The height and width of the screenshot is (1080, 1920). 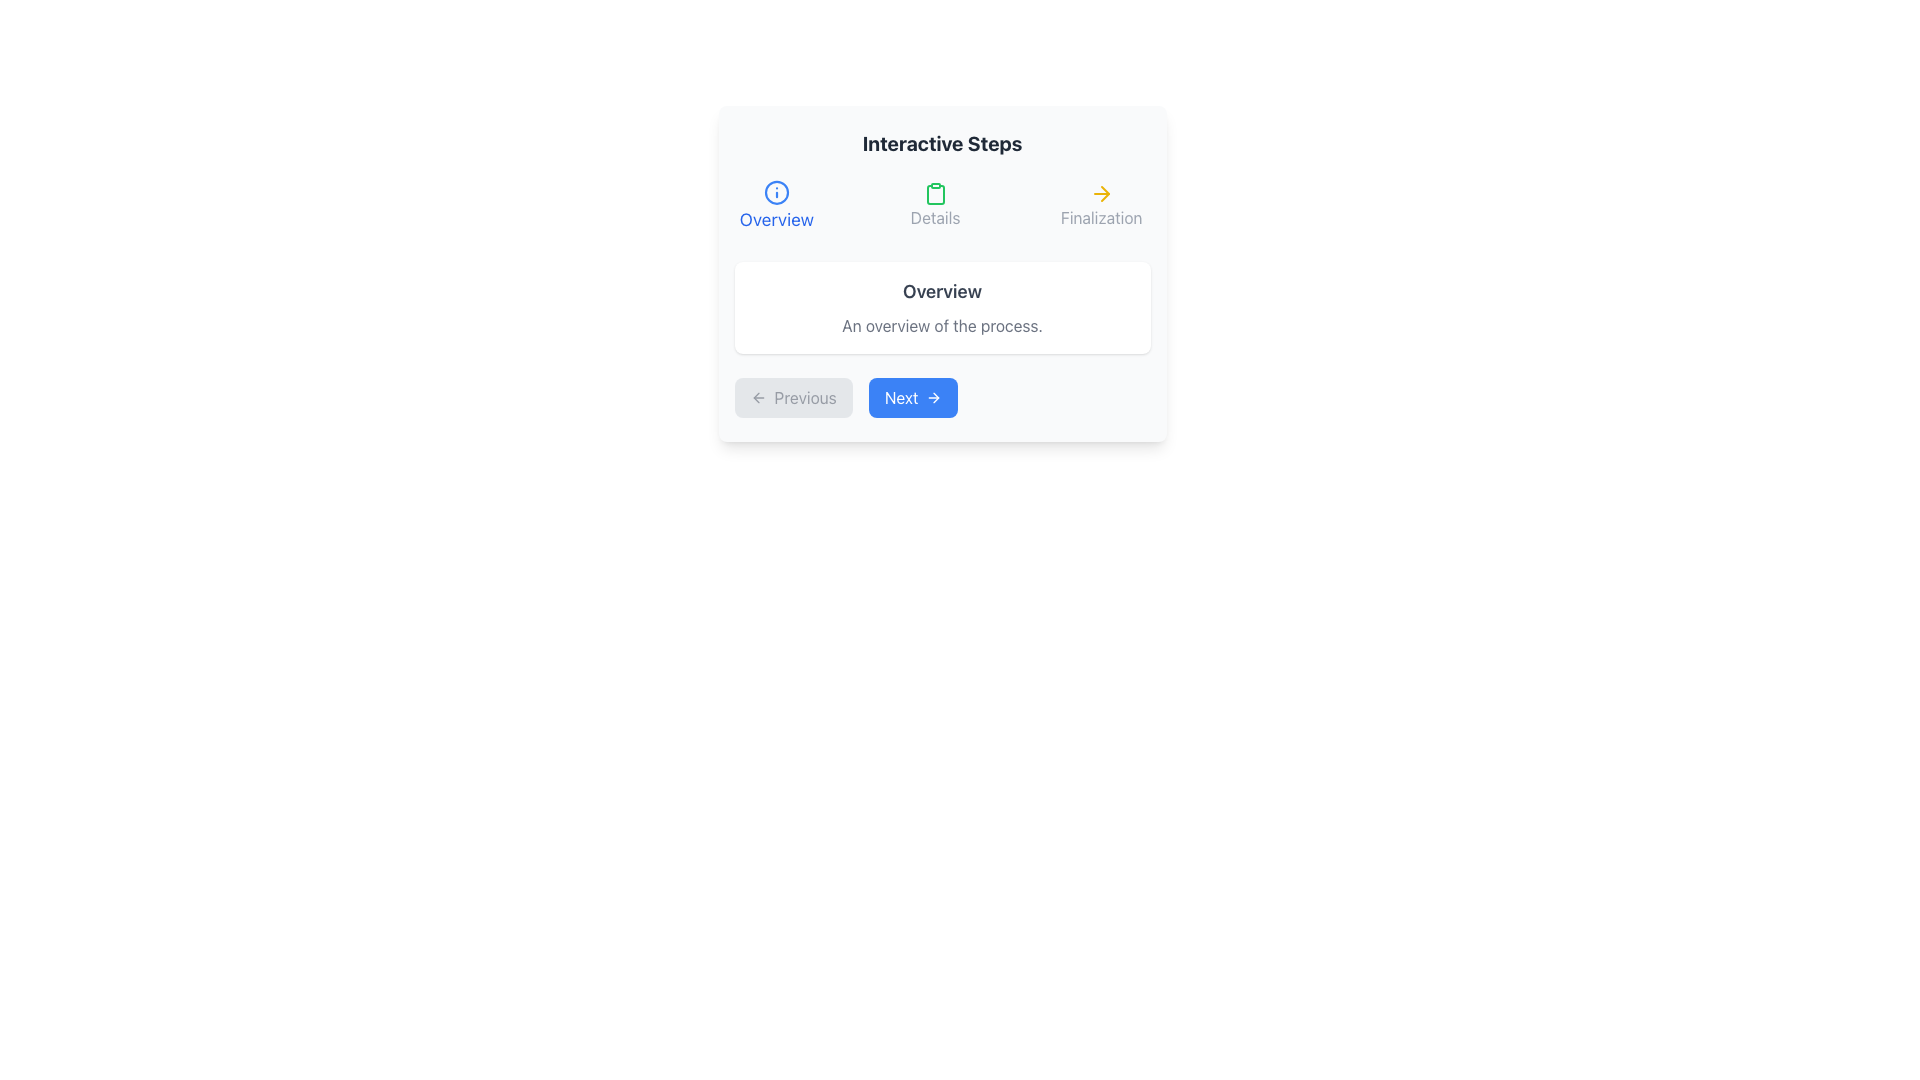 What do you see at coordinates (1100, 205) in the screenshot?
I see `the 'Finalization' clickable label with a yellow right arrow icon, which is the third option in the horizontal list of steps at the top of the UI` at bounding box center [1100, 205].